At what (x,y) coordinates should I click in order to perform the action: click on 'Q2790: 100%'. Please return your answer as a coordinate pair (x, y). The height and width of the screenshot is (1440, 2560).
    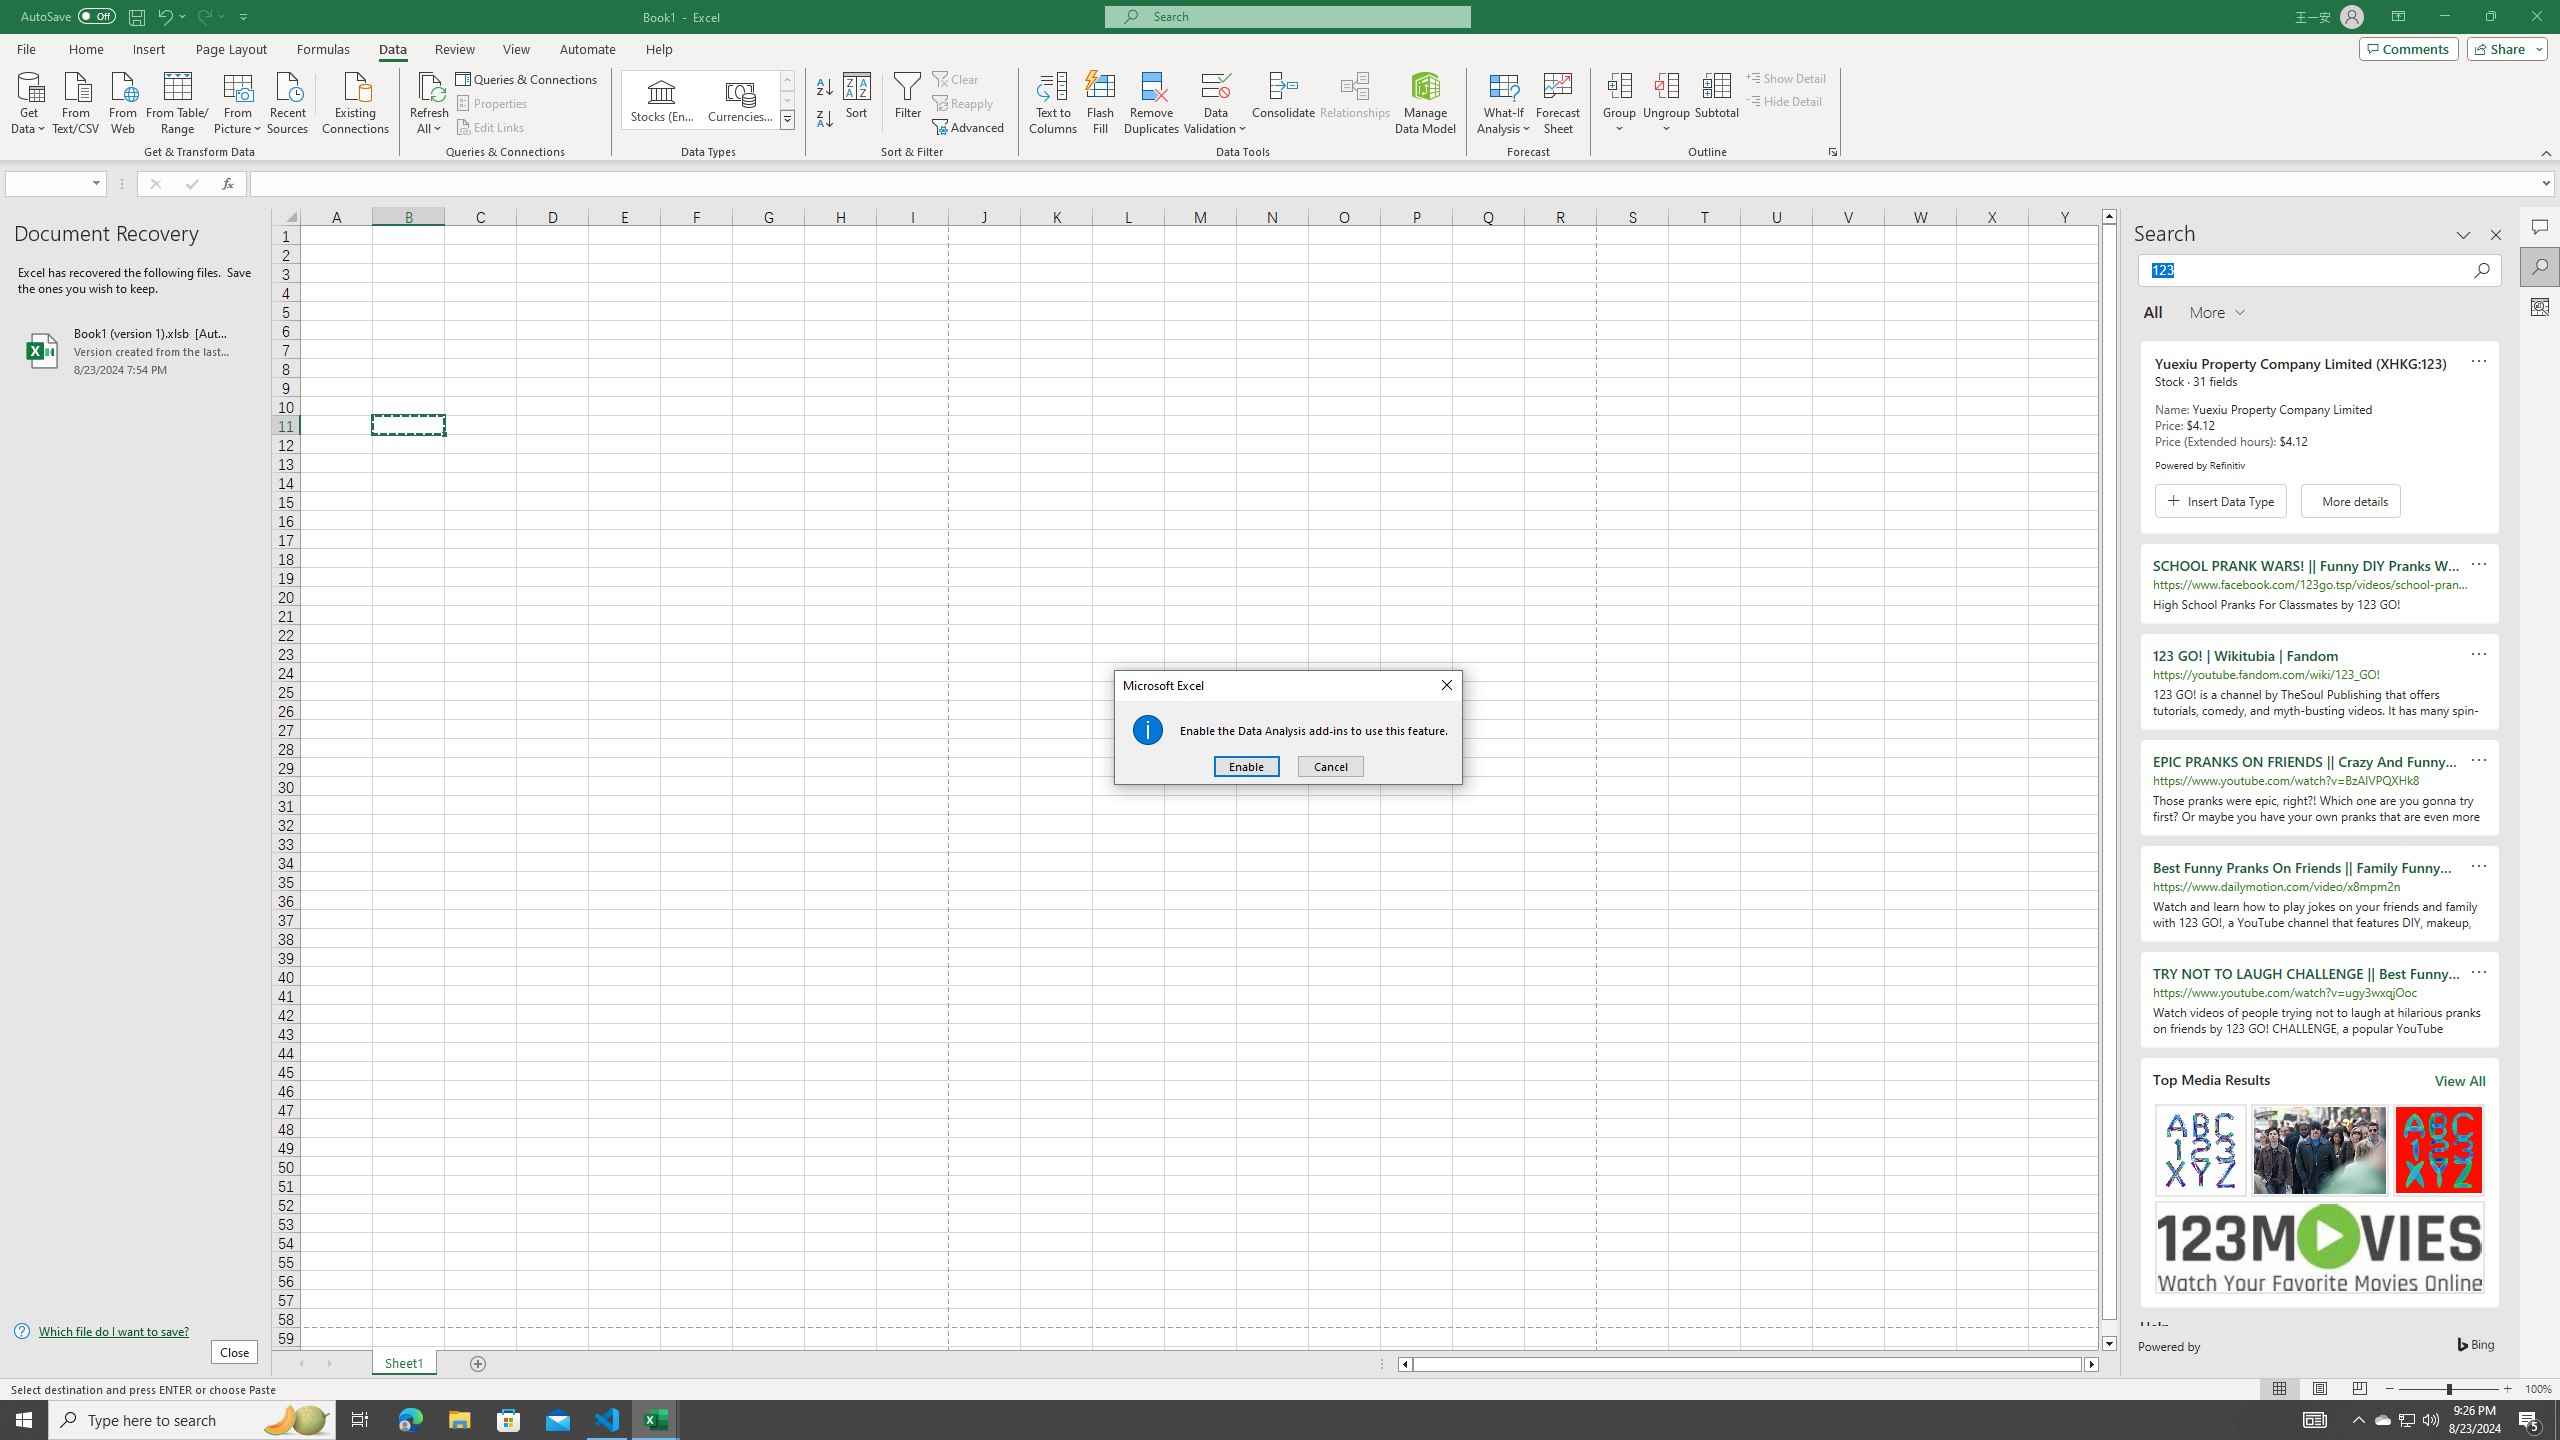
    Looking at the image, I should click on (2429, 1418).